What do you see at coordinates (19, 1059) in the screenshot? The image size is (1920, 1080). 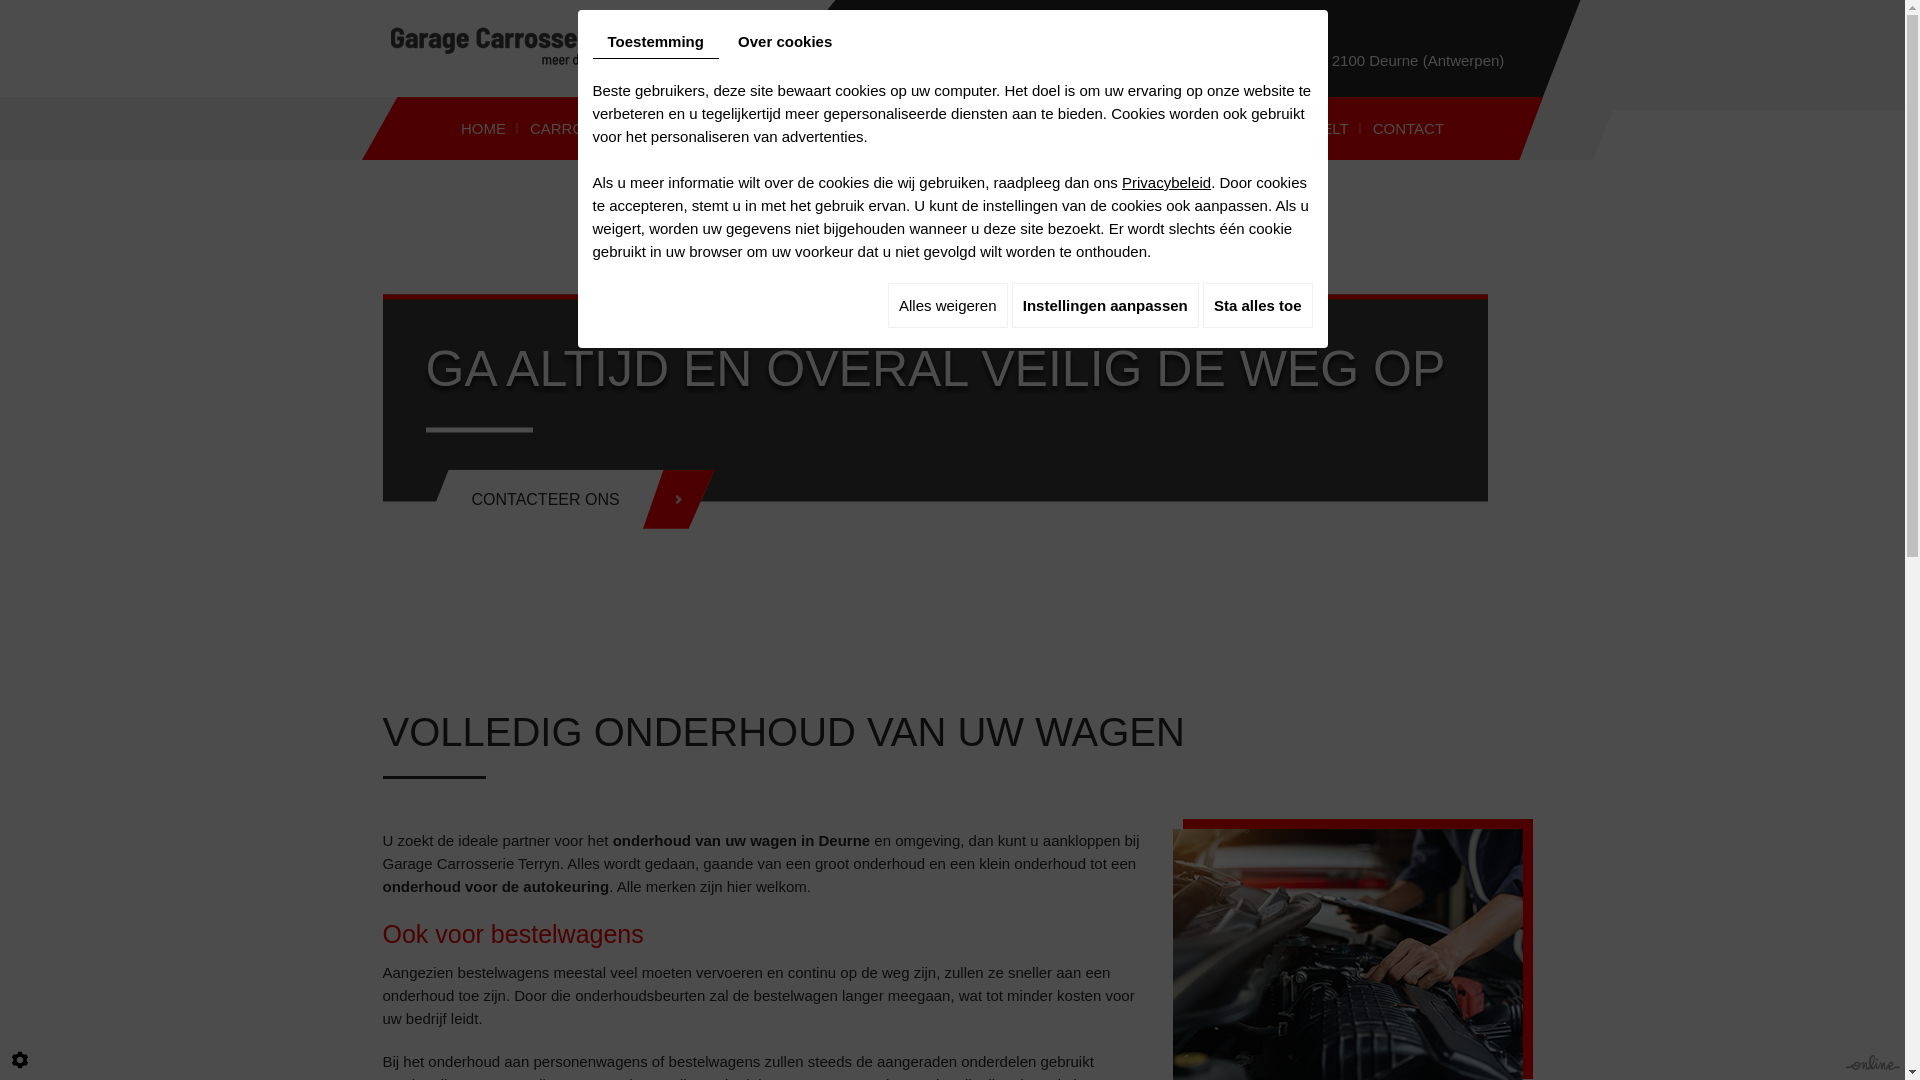 I see `'Cookie-instelling bewerken'` at bounding box center [19, 1059].